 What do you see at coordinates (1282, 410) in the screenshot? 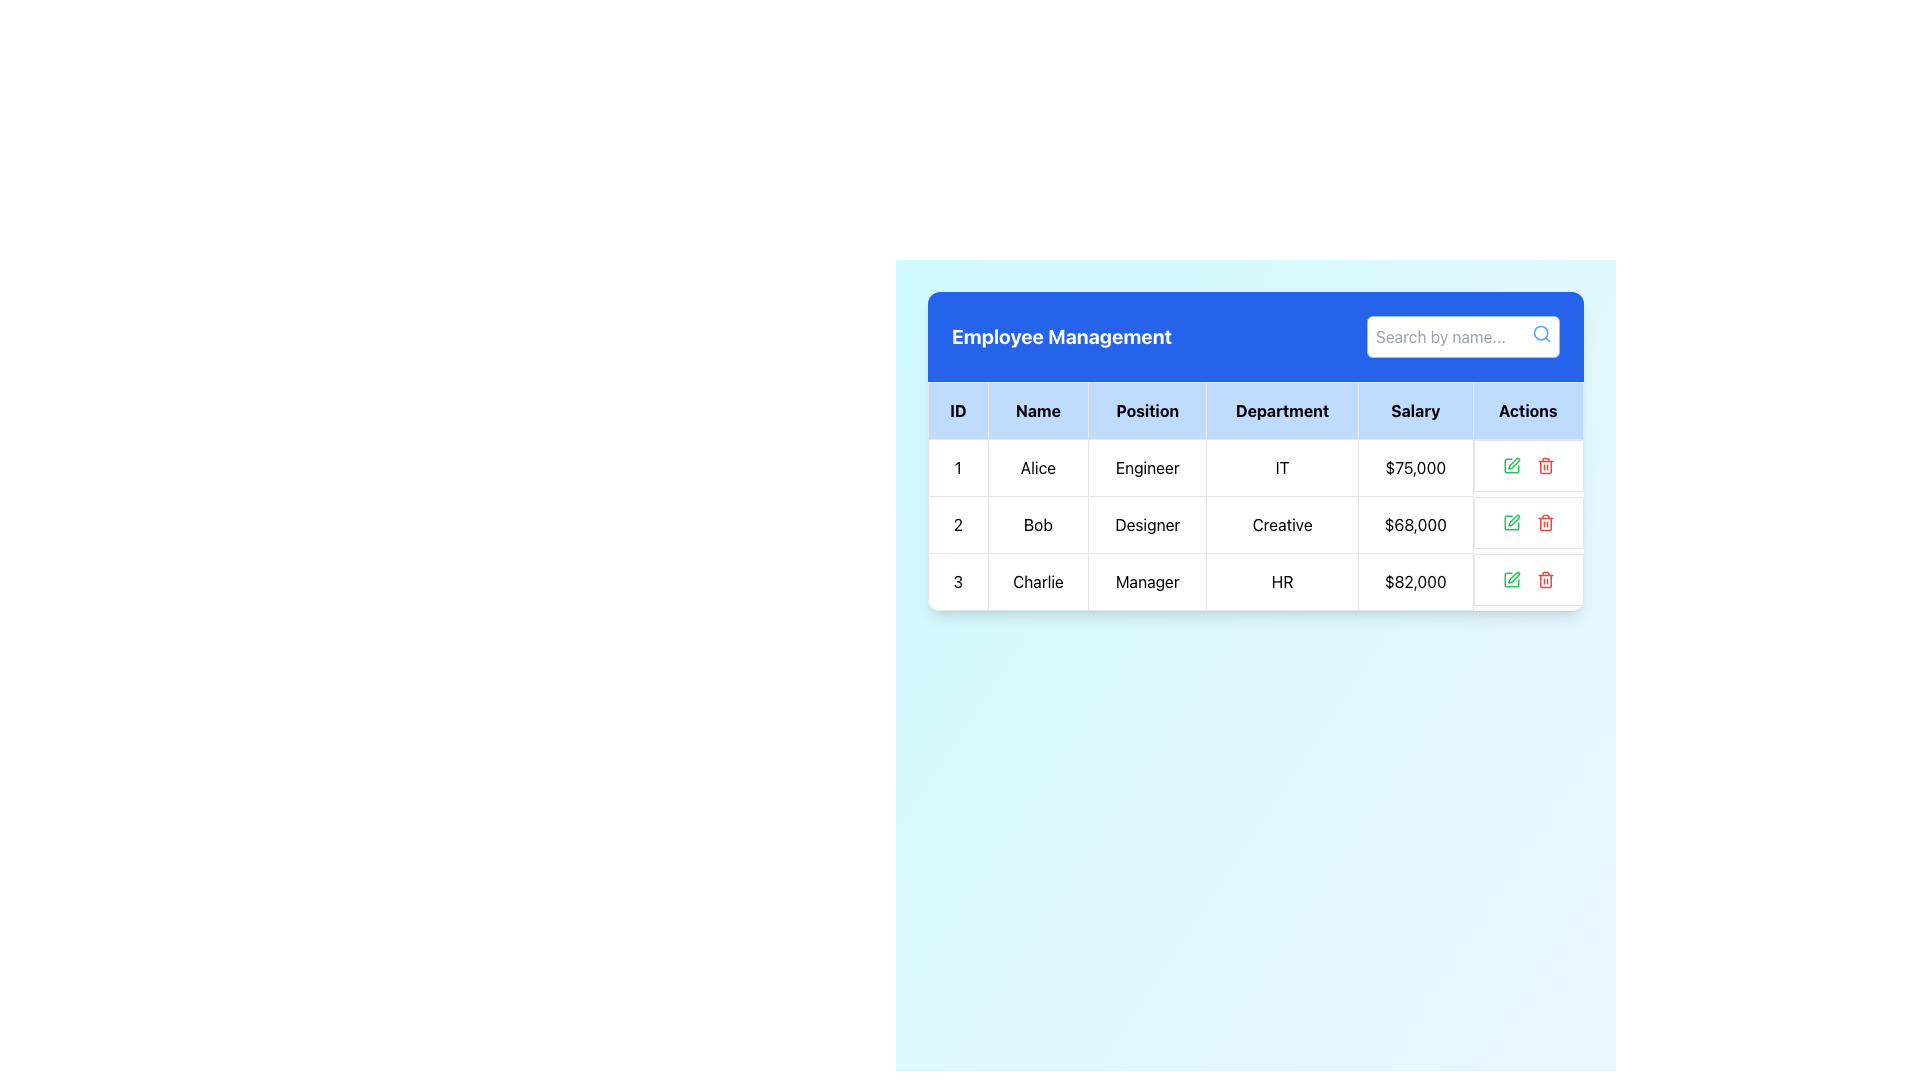
I see `the fourth column header labeled 'Department' in the table, which is positioned between 'Position' and 'Salary'` at bounding box center [1282, 410].